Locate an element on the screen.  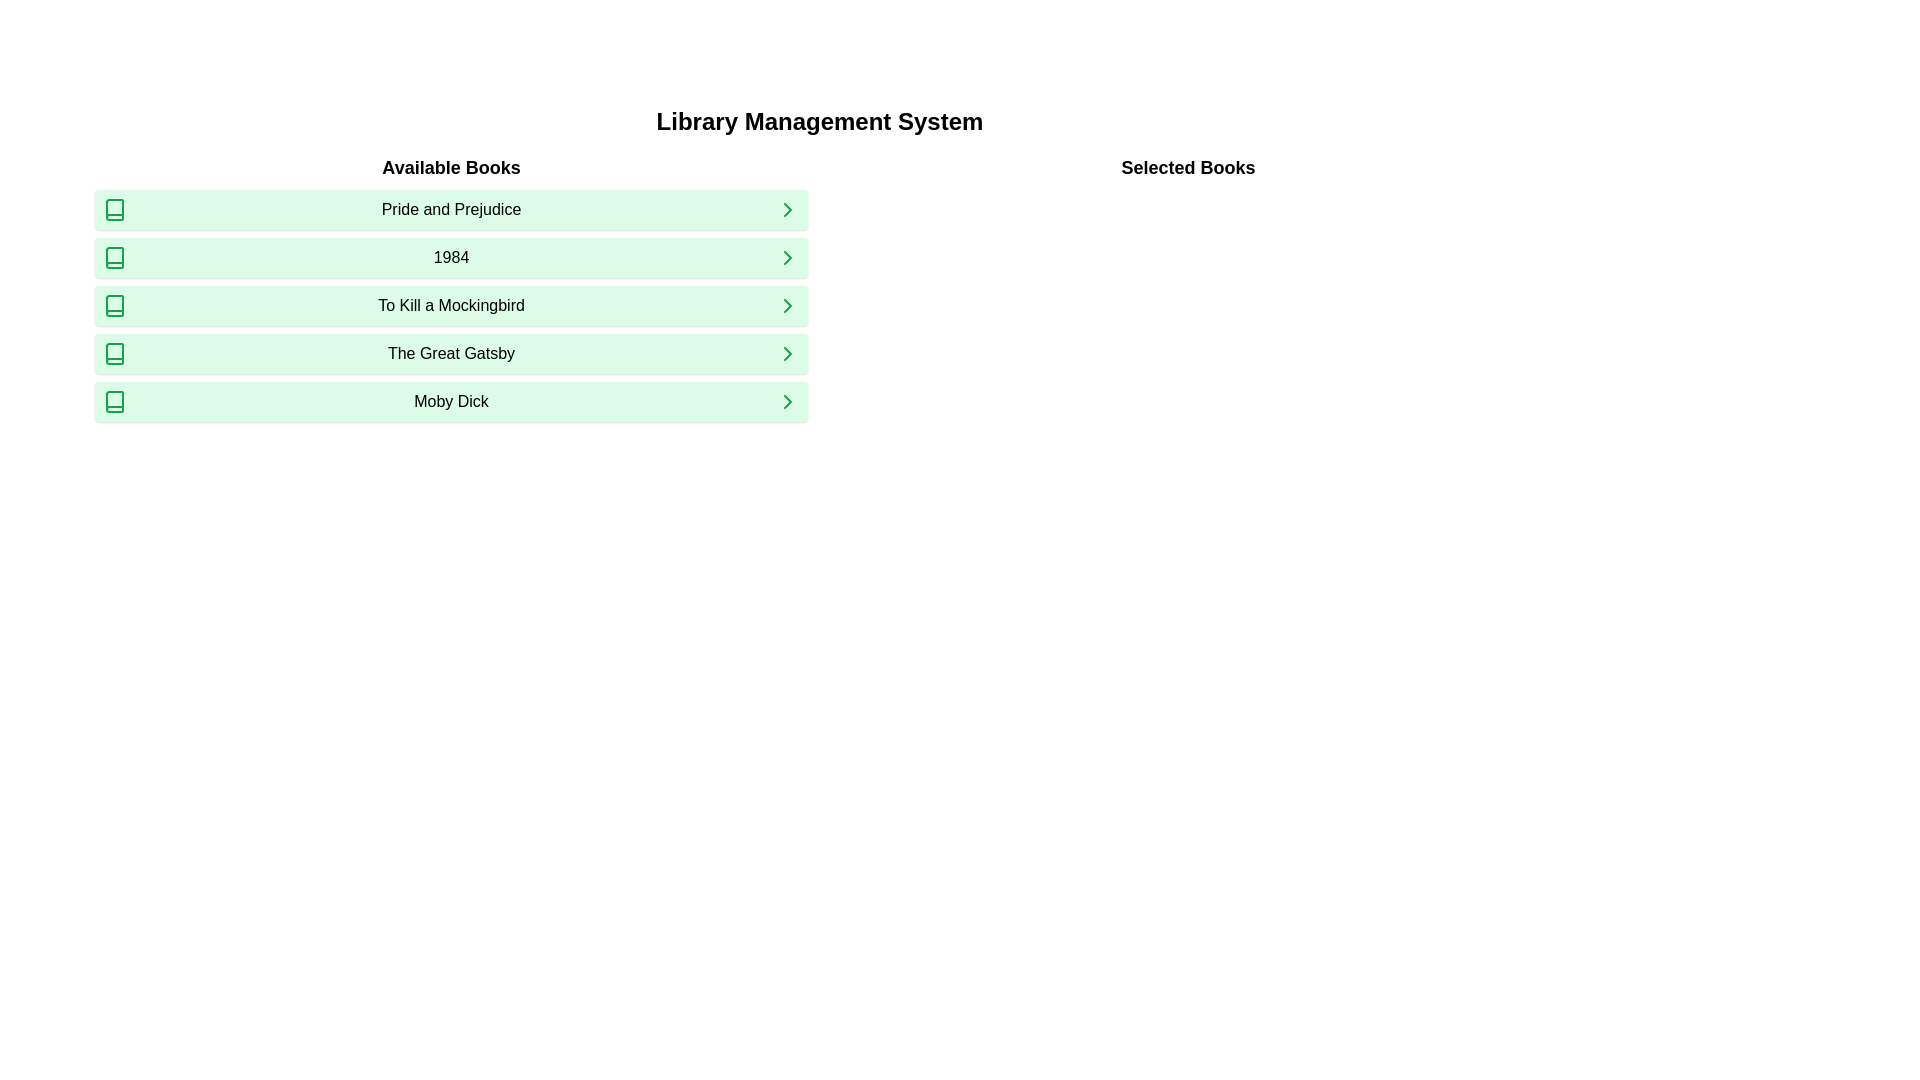
the navigational icon on the far right of the row containing 'To Kill a Mockingbird' in the 'Available Books' column is located at coordinates (786, 305).